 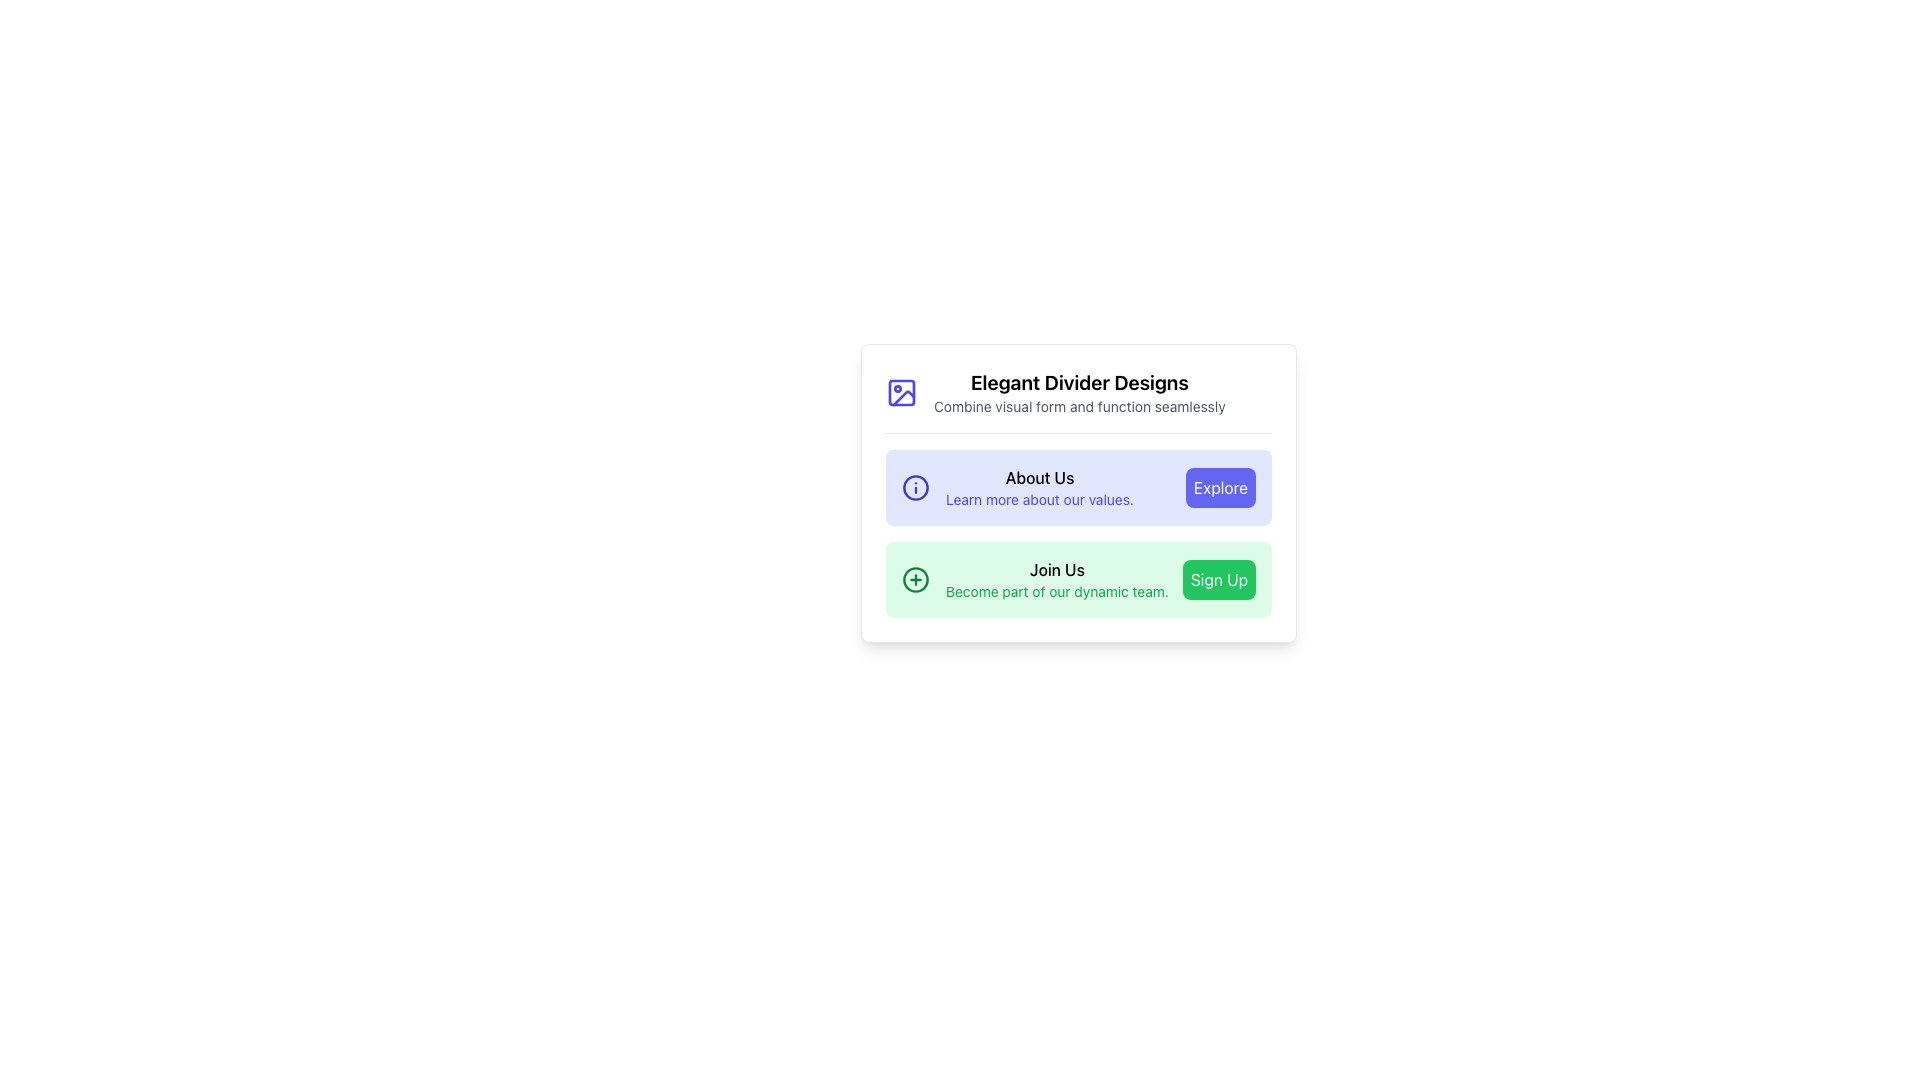 What do you see at coordinates (1040, 499) in the screenshot?
I see `the caption that reads 'Learn more about our values.', which is styled in indigo and located below the 'About Us' heading` at bounding box center [1040, 499].